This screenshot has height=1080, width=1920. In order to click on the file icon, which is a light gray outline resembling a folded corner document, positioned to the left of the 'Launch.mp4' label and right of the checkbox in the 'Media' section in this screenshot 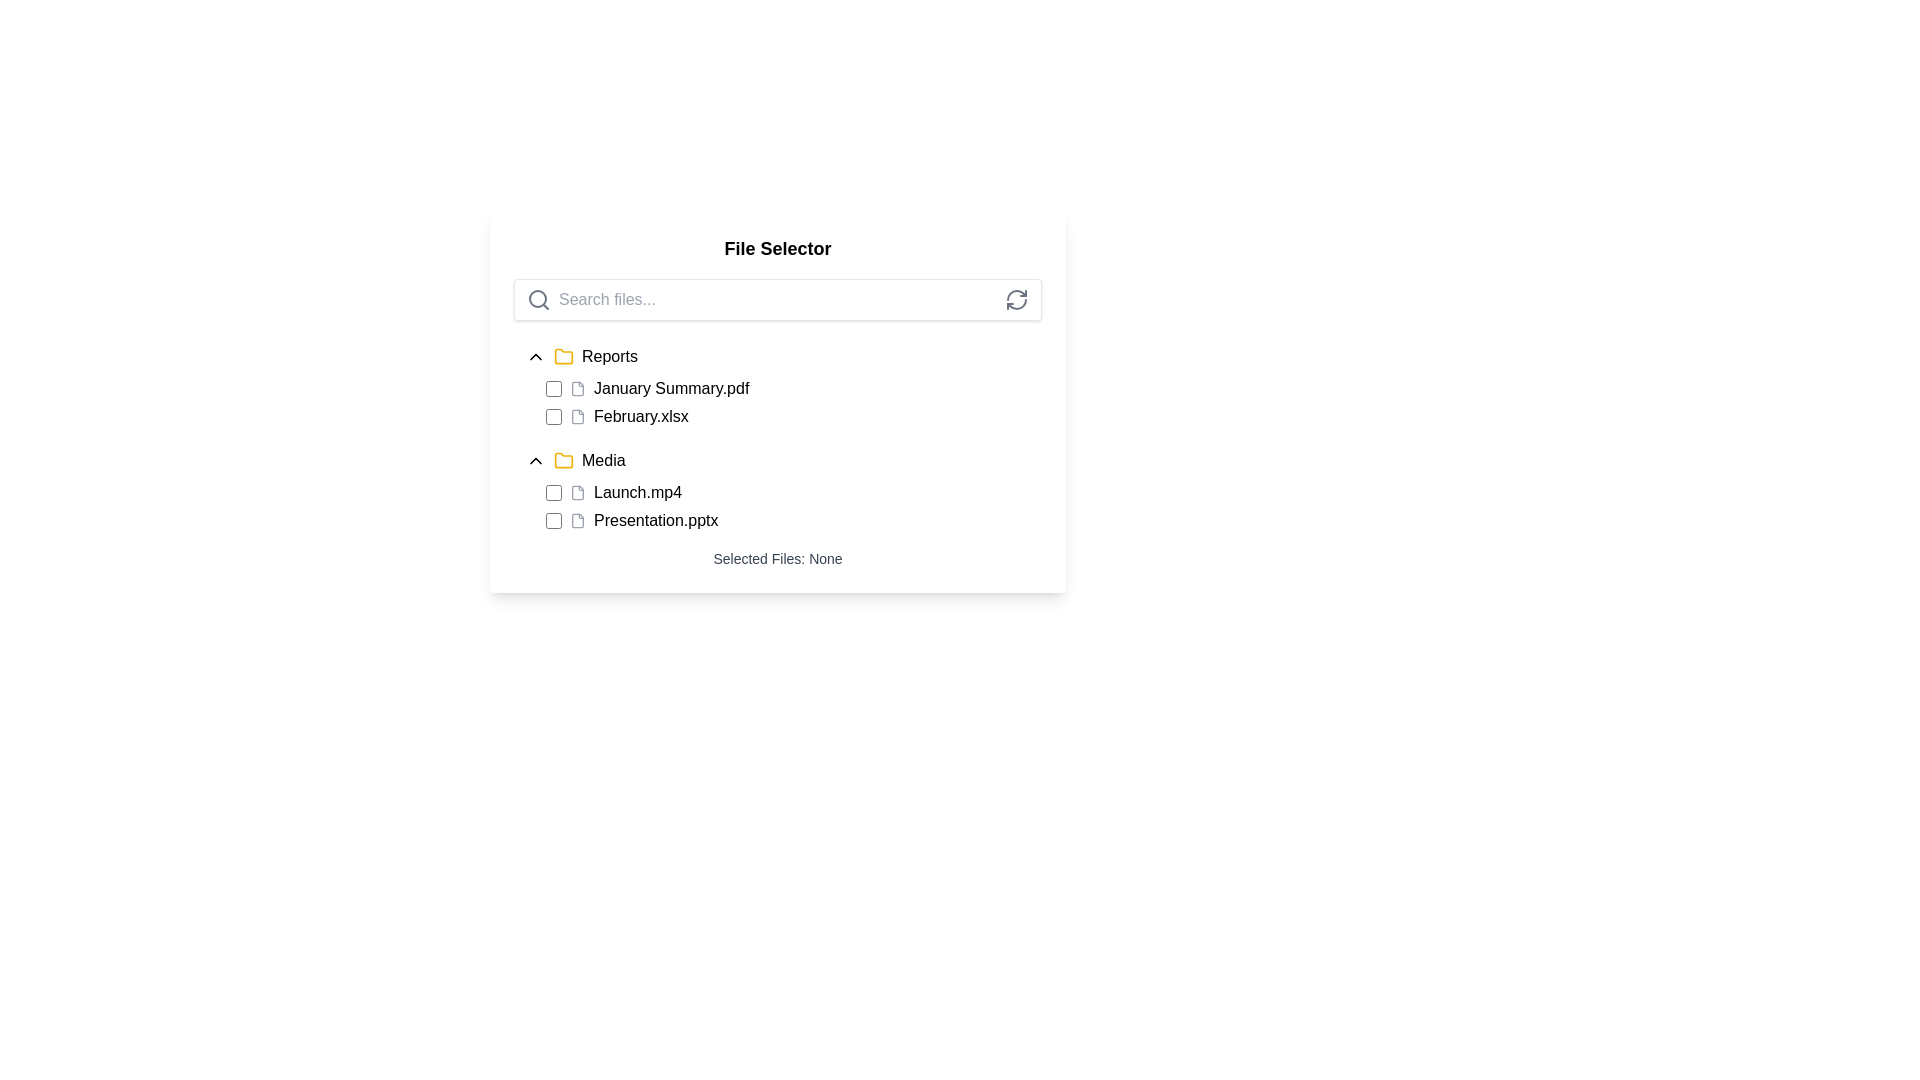, I will do `click(576, 493)`.